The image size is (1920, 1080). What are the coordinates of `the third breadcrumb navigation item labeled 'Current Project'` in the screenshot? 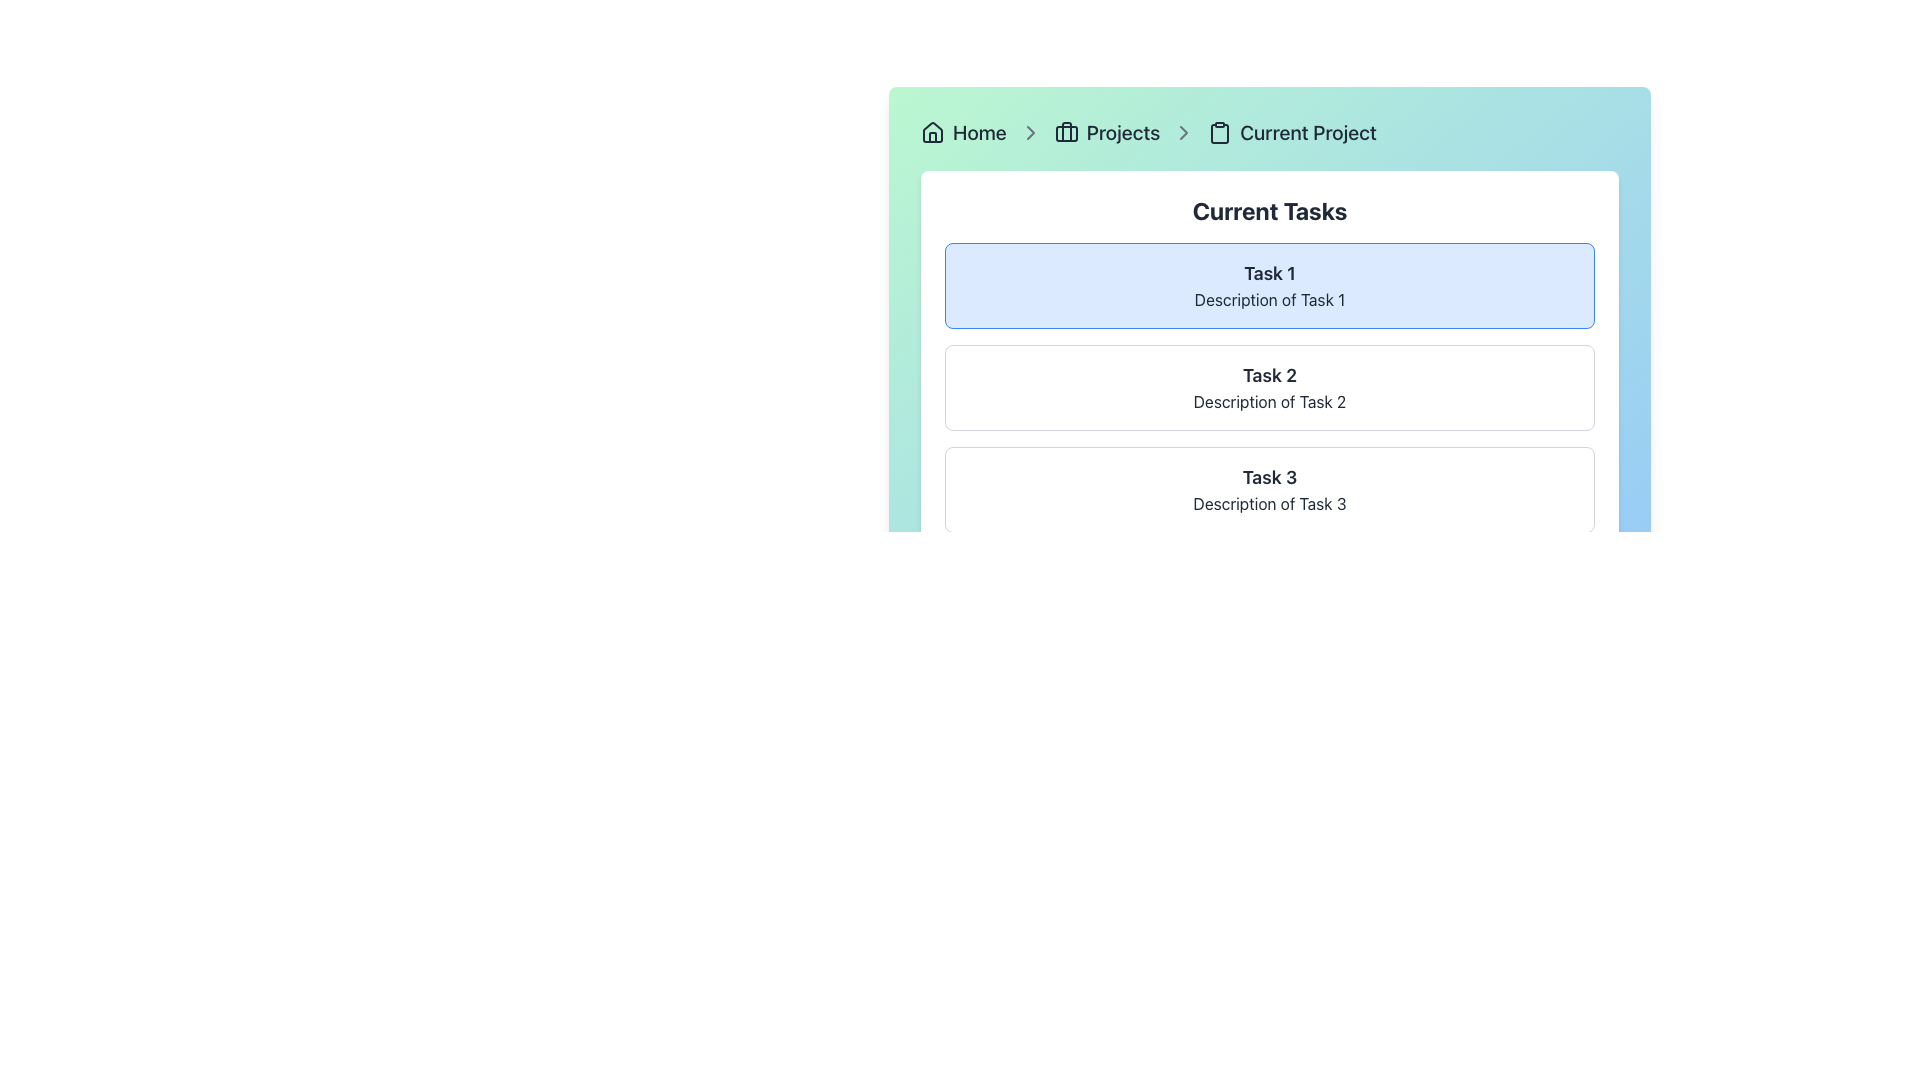 It's located at (1292, 132).